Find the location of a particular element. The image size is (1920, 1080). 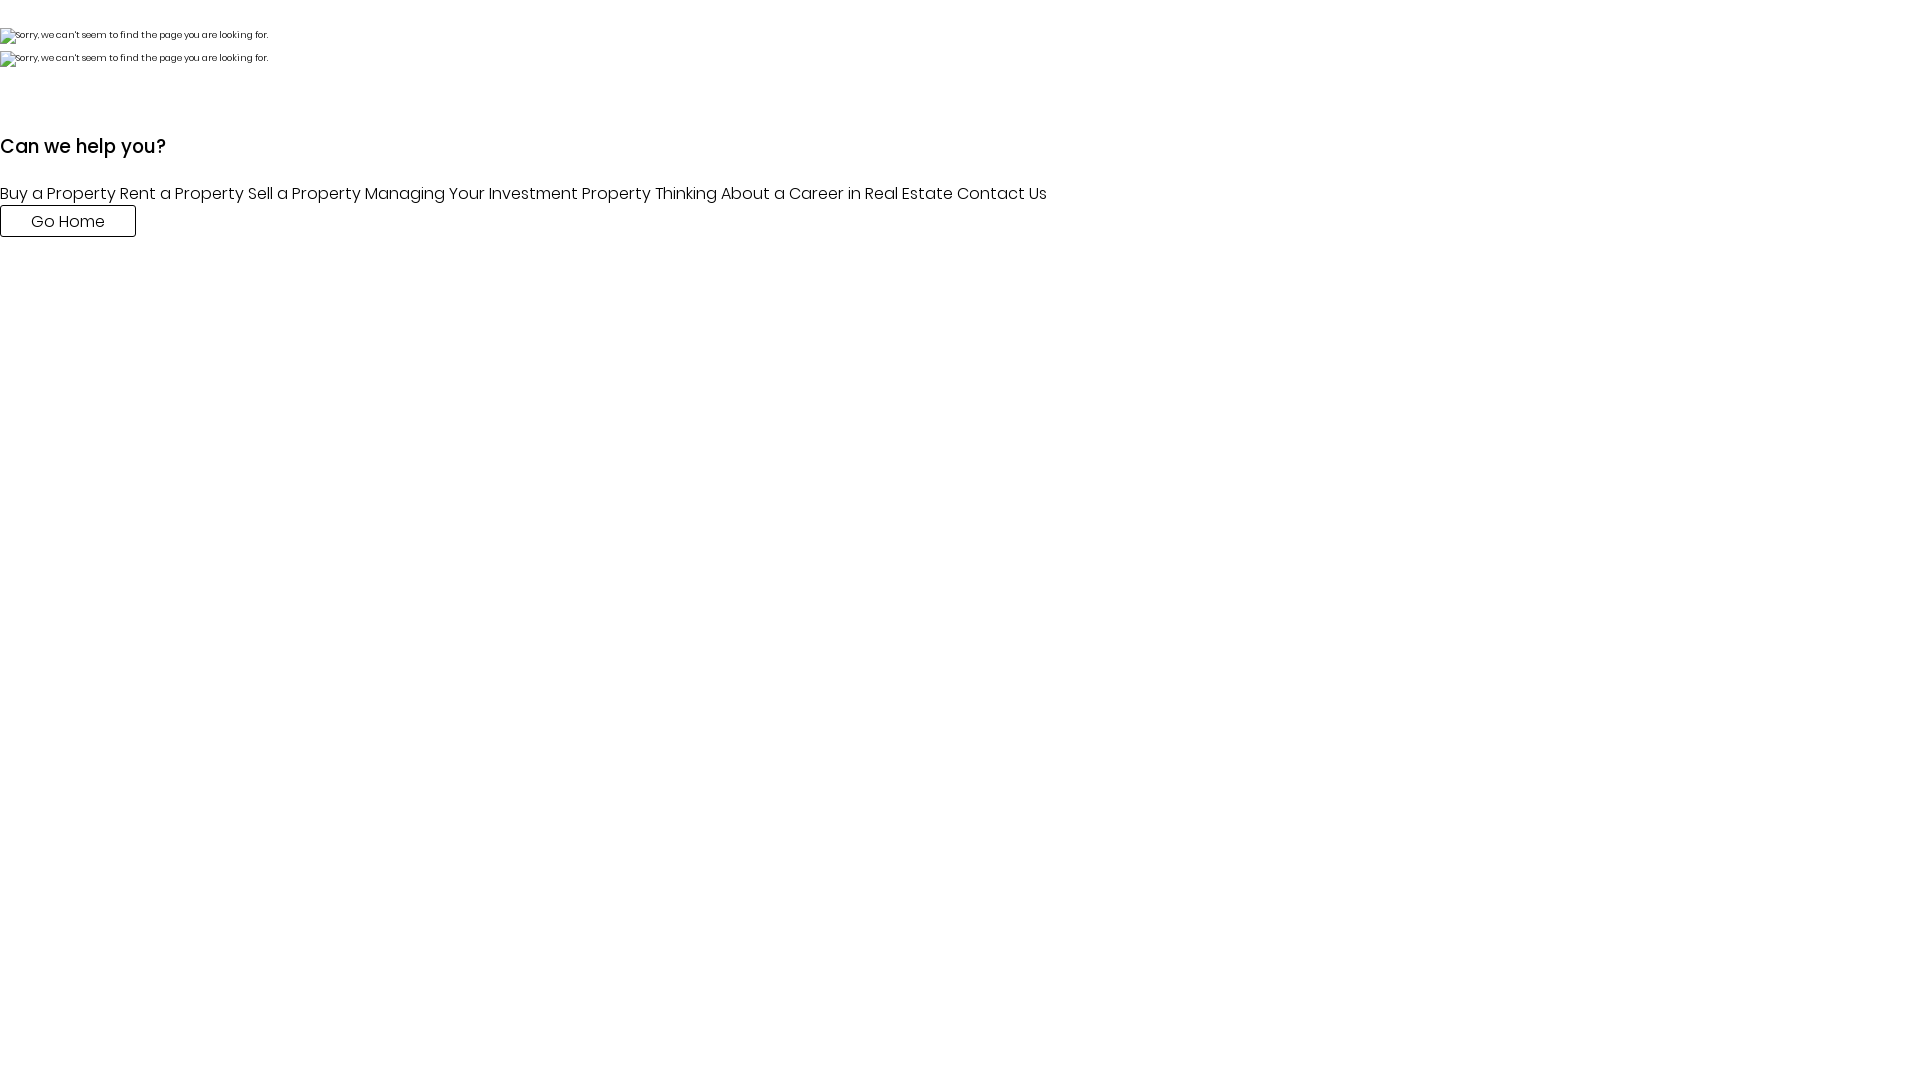

'Go Home' is located at coordinates (0, 220).